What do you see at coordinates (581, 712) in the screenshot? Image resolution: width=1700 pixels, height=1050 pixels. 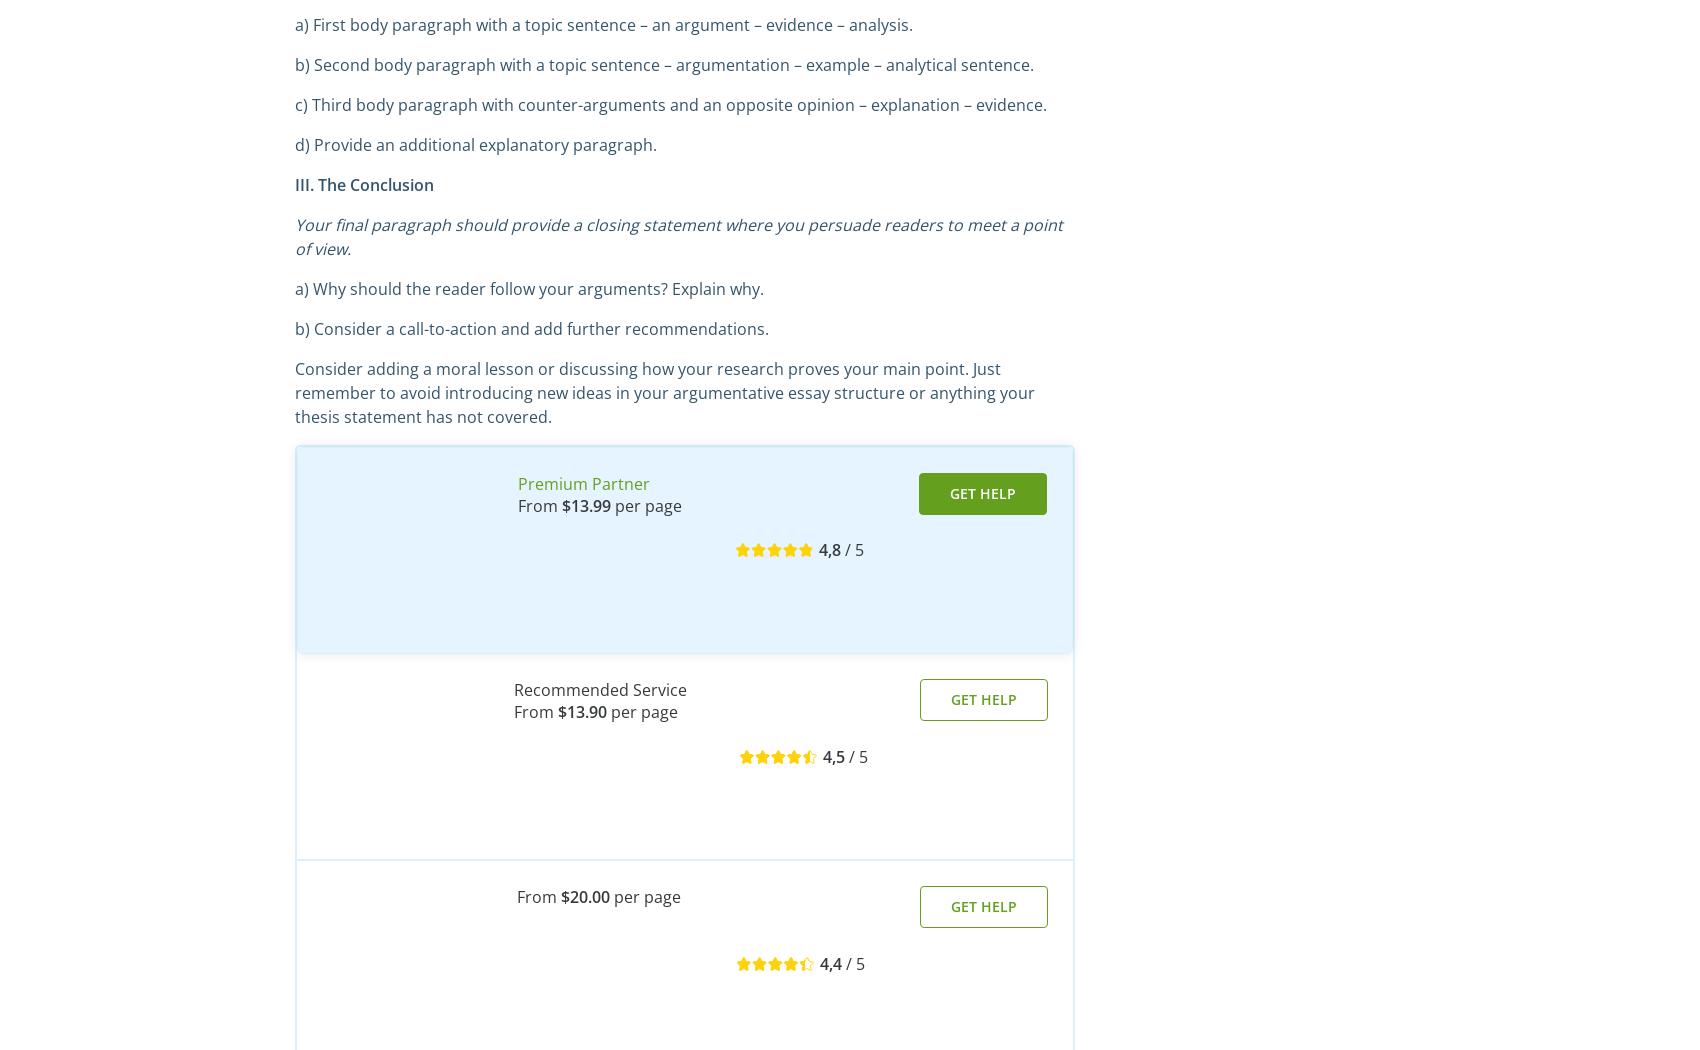 I see `'$13.90'` at bounding box center [581, 712].